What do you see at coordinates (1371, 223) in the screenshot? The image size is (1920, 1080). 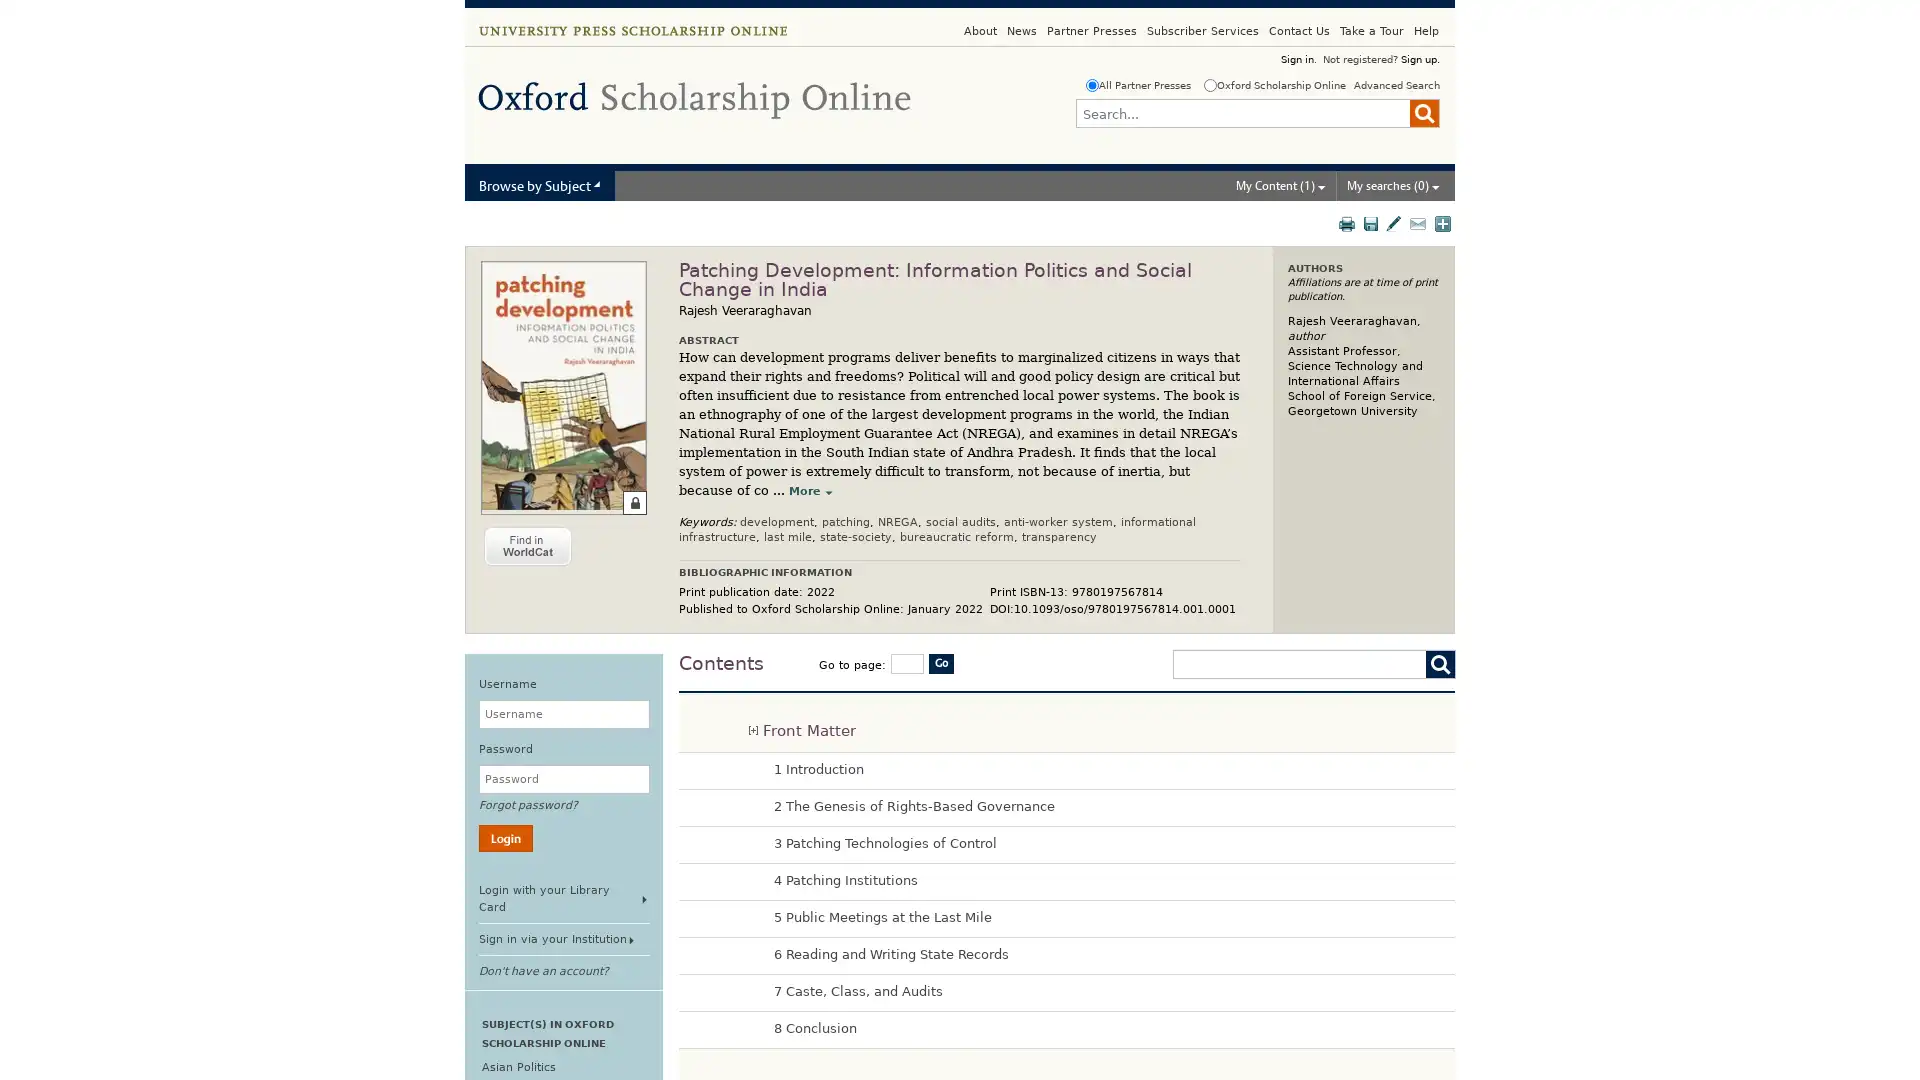 I see `Save` at bounding box center [1371, 223].